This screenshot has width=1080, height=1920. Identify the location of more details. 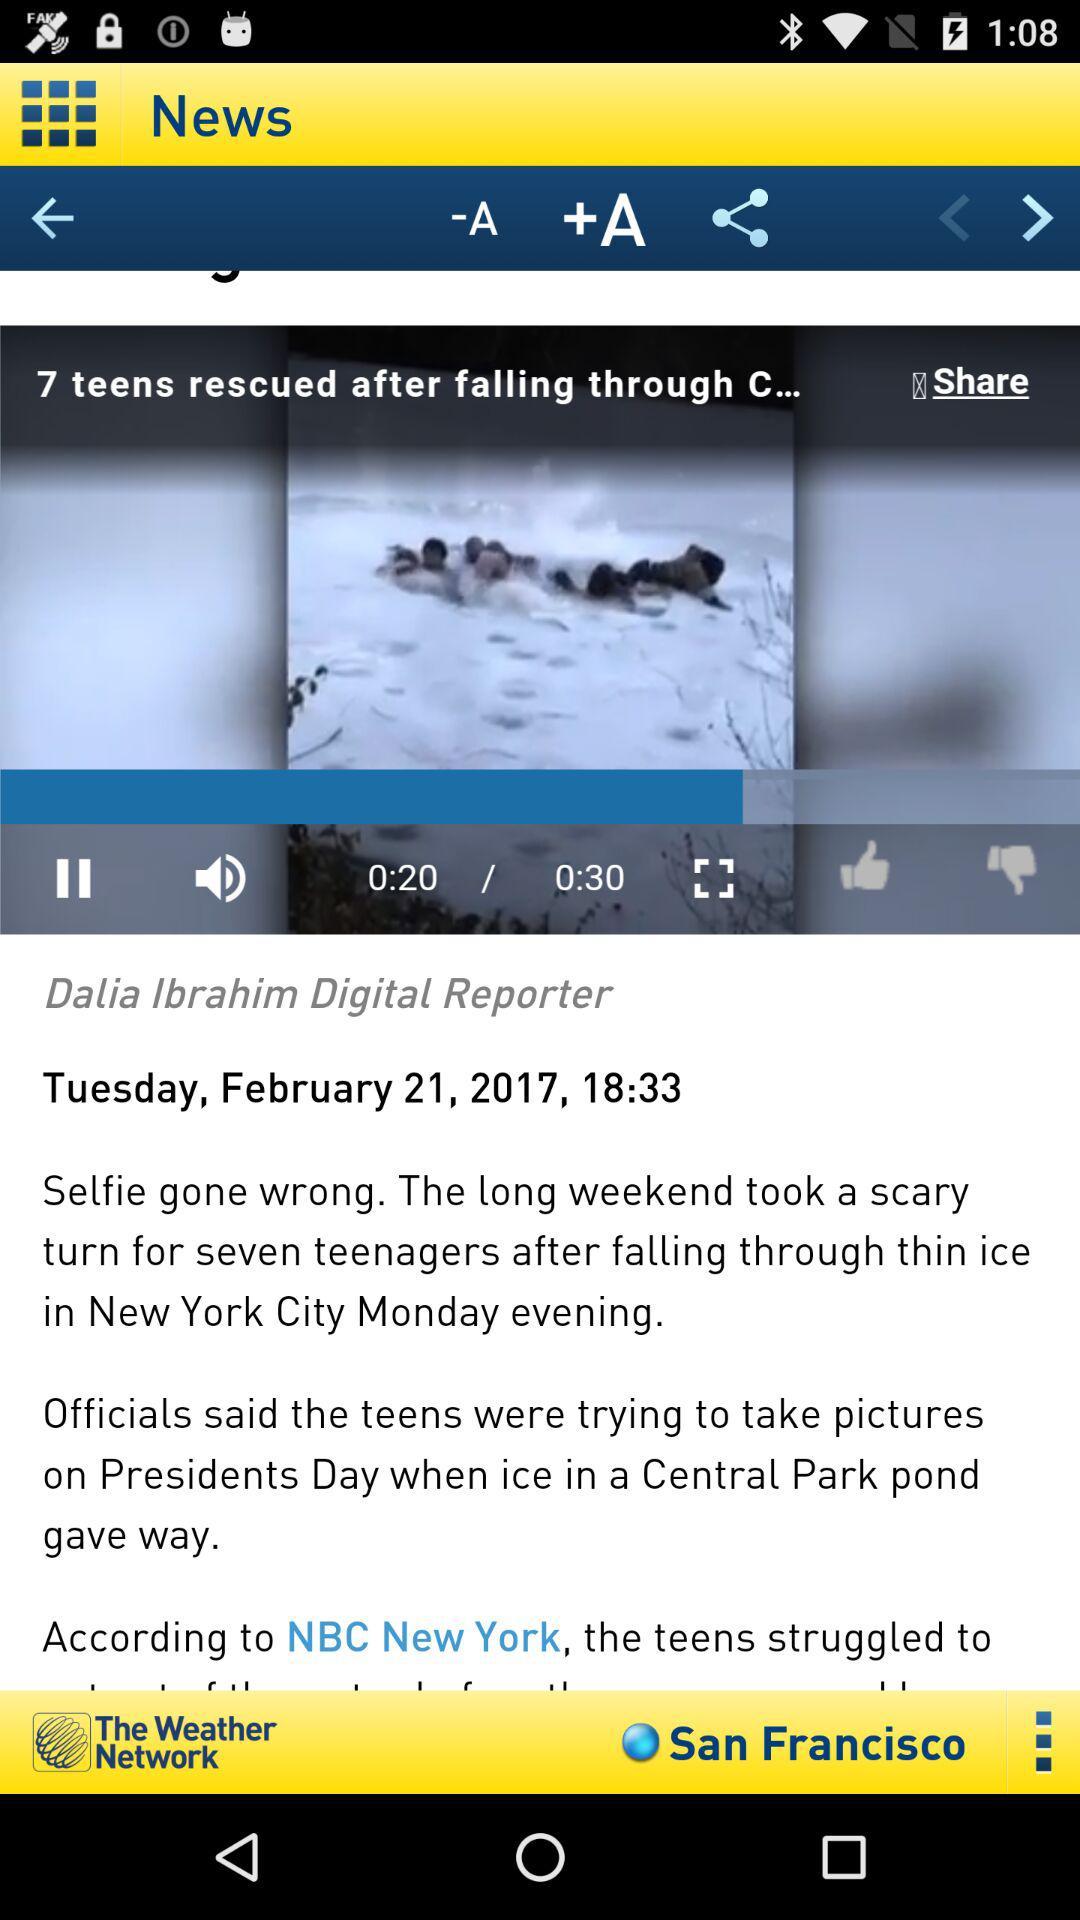
(1043, 1741).